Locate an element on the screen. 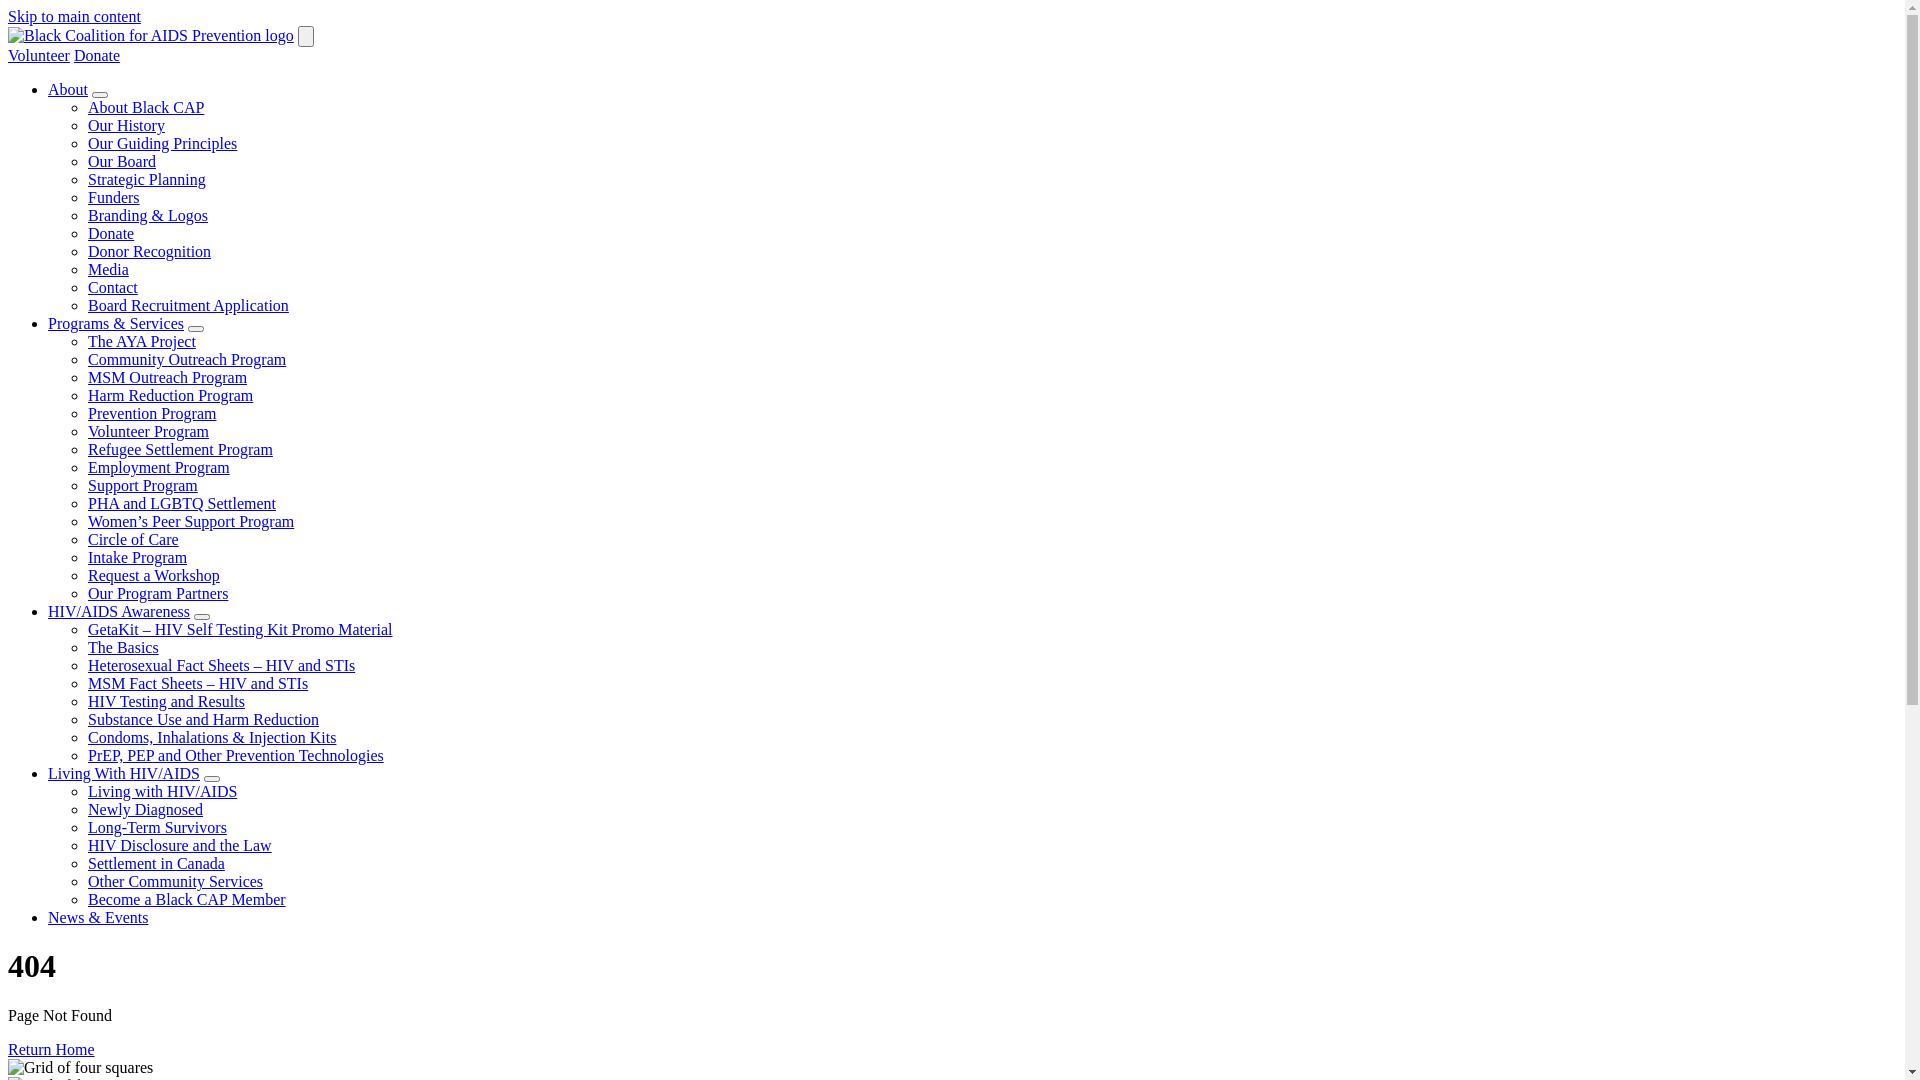 The height and width of the screenshot is (1080, 1920). 'Funders' is located at coordinates (86, 197).